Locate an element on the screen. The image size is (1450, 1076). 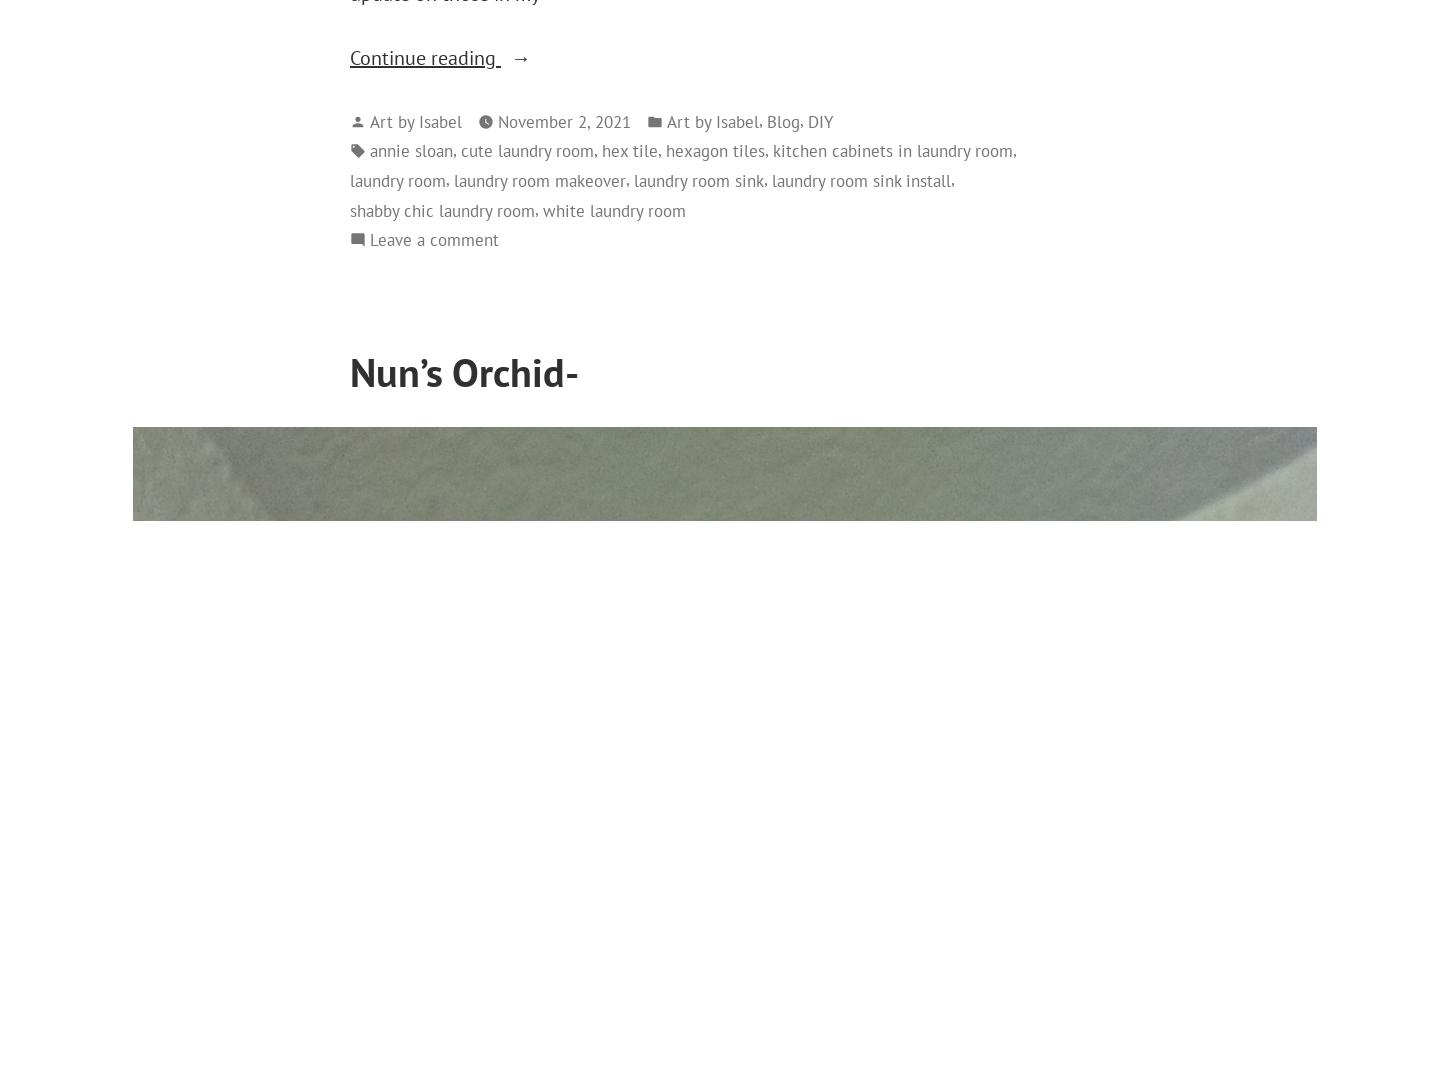
'November 2, 2021' is located at coordinates (564, 119).